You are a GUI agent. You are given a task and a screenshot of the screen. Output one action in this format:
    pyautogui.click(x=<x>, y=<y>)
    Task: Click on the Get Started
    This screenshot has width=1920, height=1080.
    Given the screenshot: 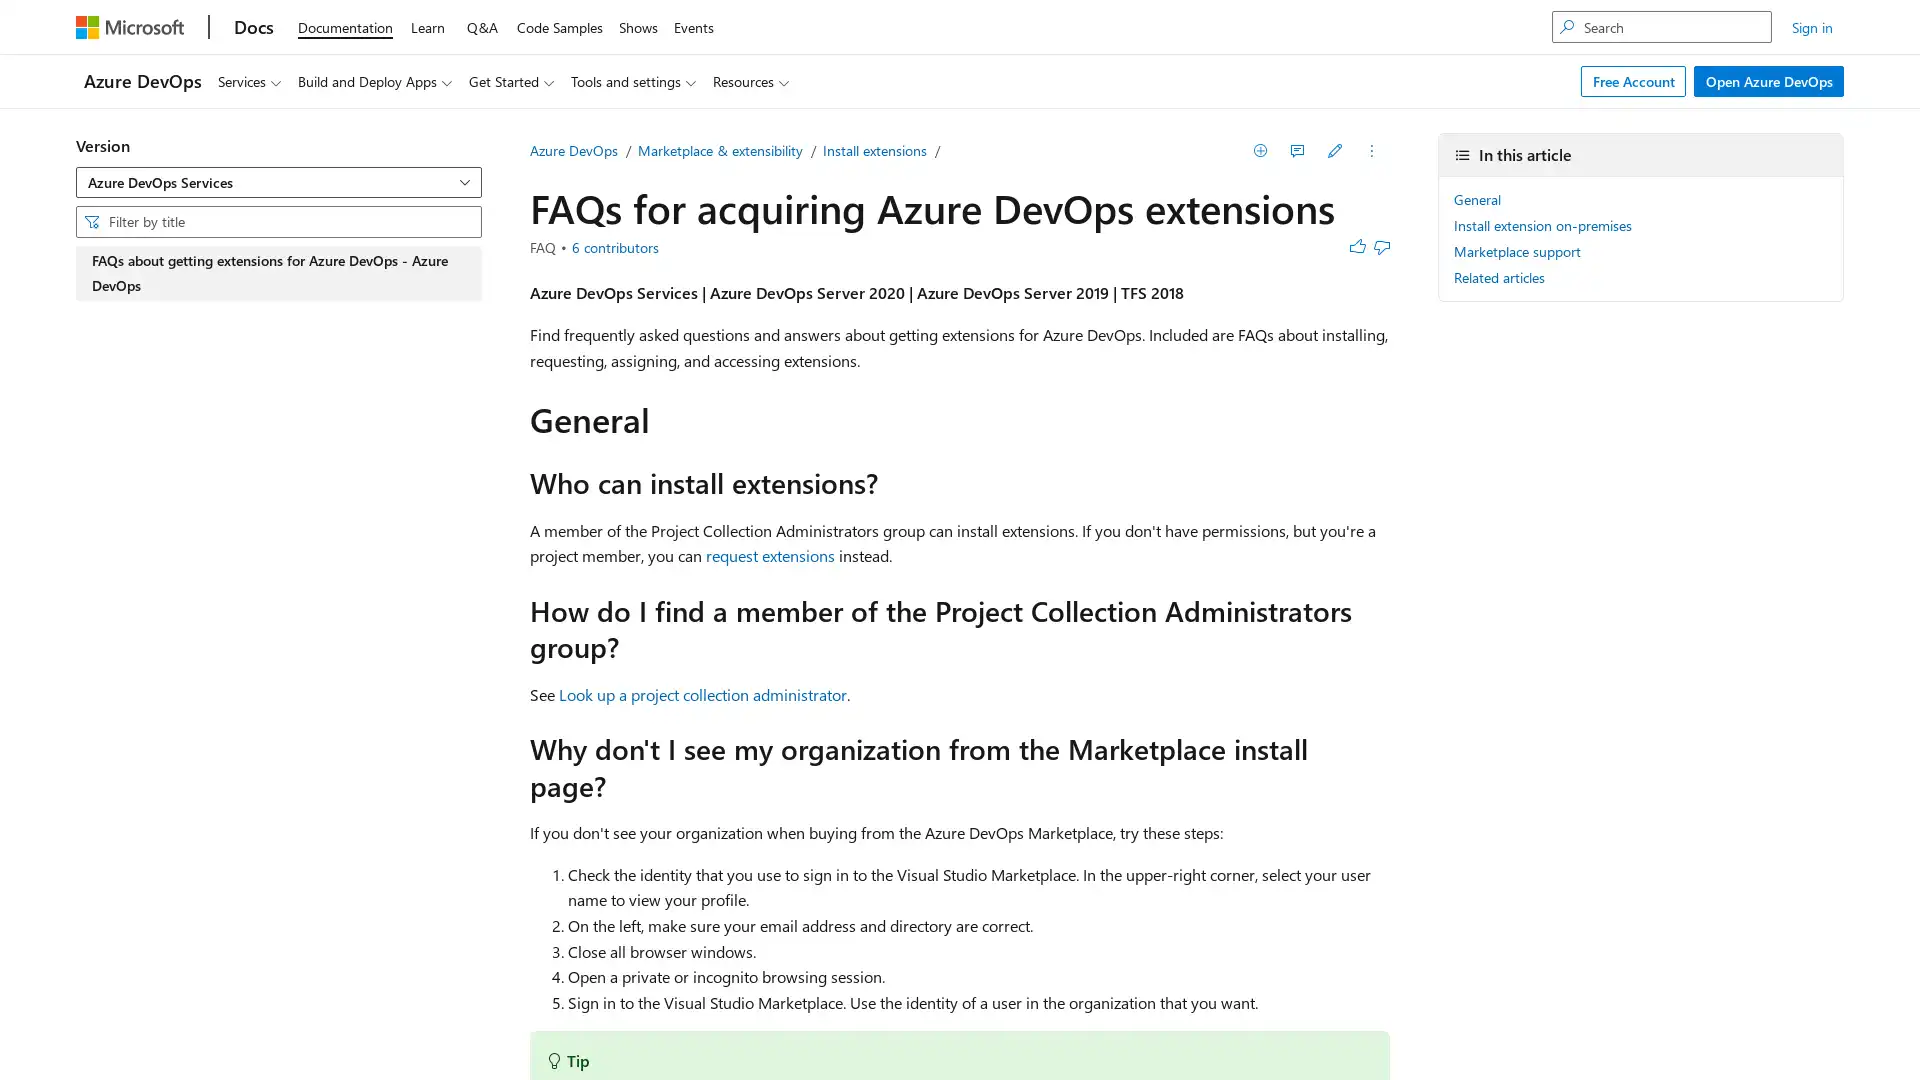 What is the action you would take?
    pyautogui.click(x=512, y=80)
    